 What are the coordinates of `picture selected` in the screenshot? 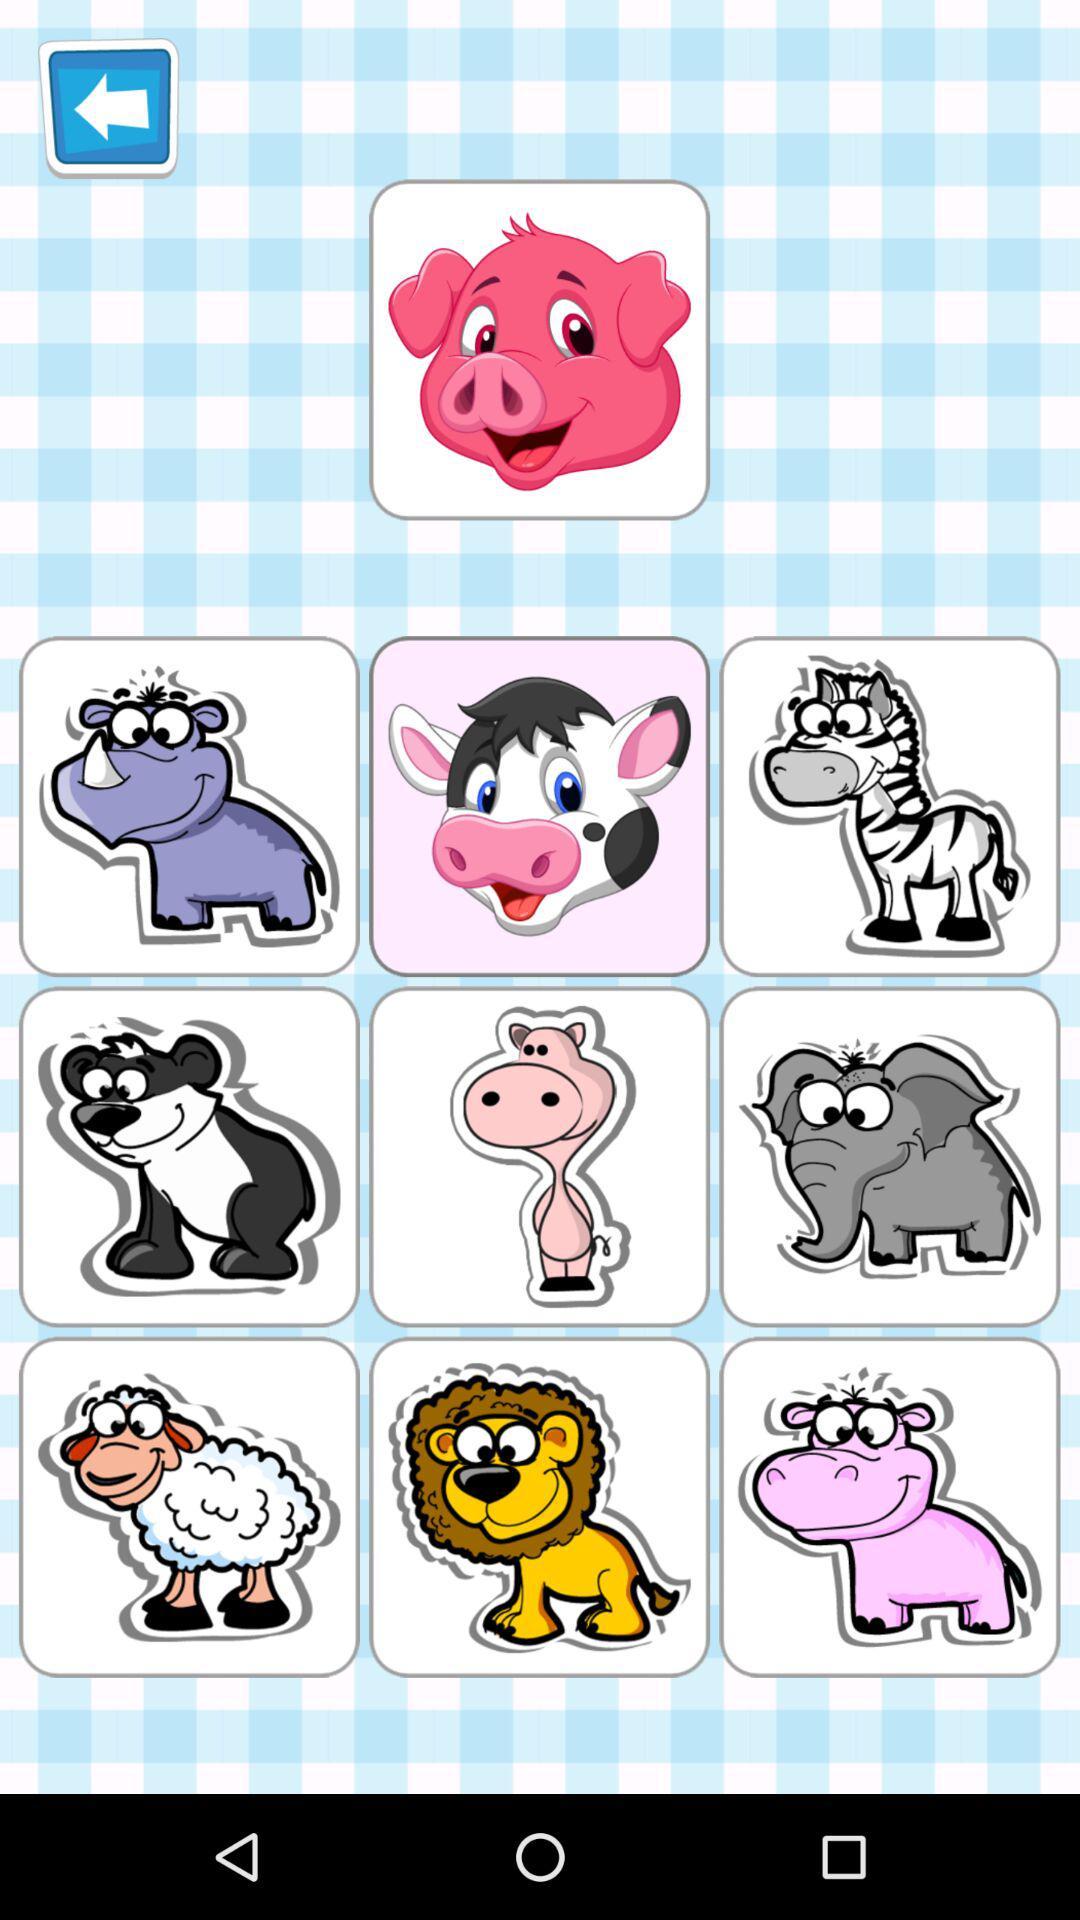 It's located at (538, 349).